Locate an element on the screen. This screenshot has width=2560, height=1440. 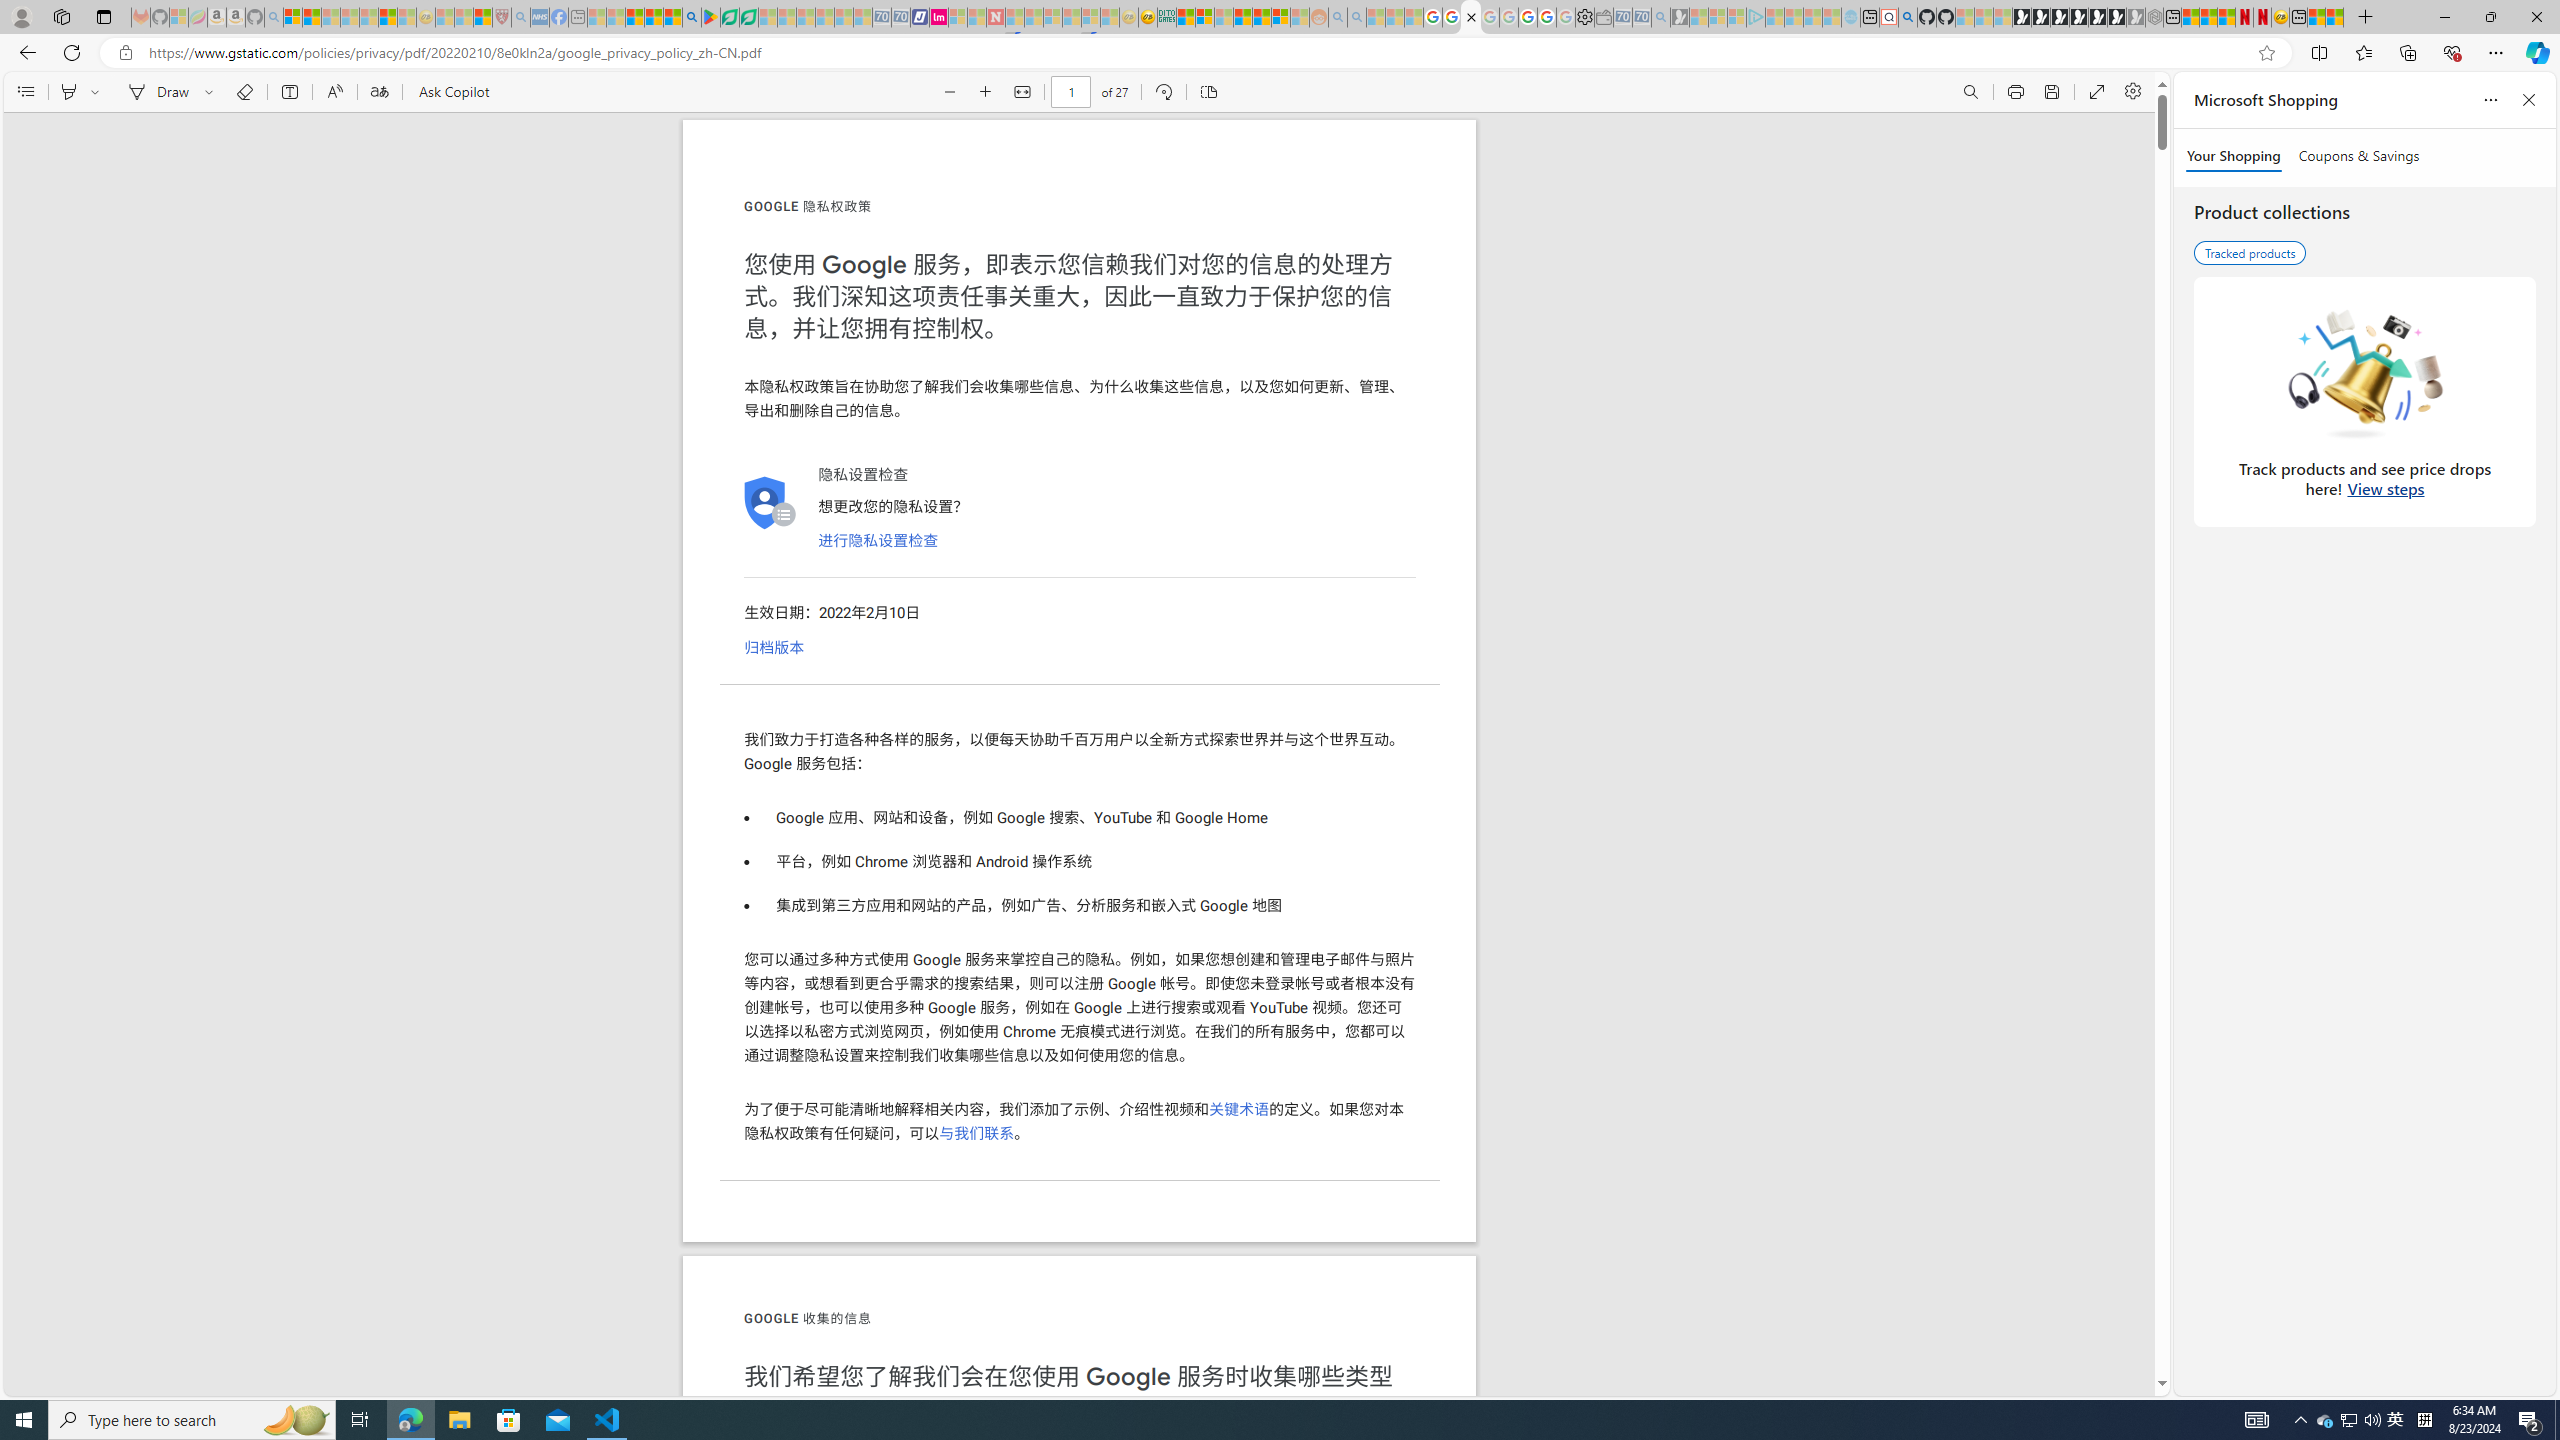
'Select a highlight color' is located at coordinates (97, 91).